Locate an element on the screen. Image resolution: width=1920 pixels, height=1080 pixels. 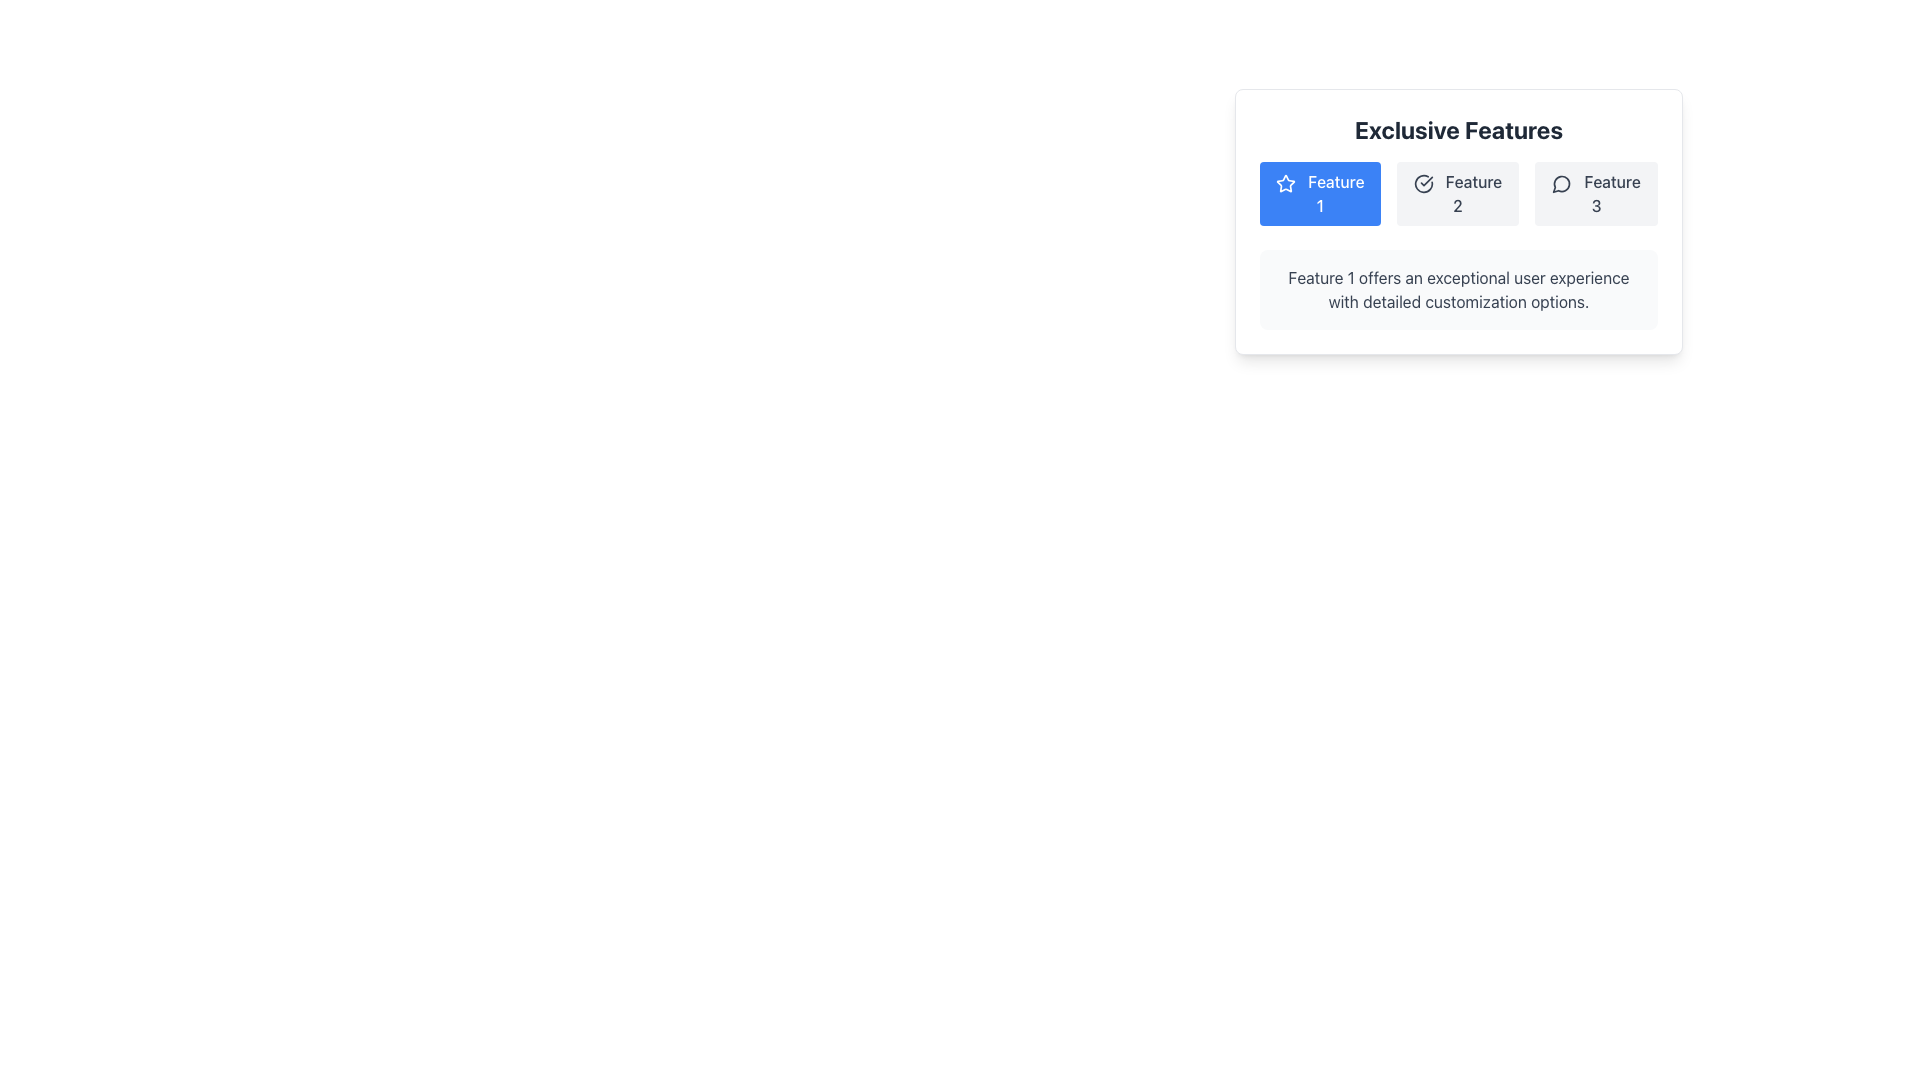
the star icon within the 'Feature 1' button, which indicates its selected status is located at coordinates (1286, 182).